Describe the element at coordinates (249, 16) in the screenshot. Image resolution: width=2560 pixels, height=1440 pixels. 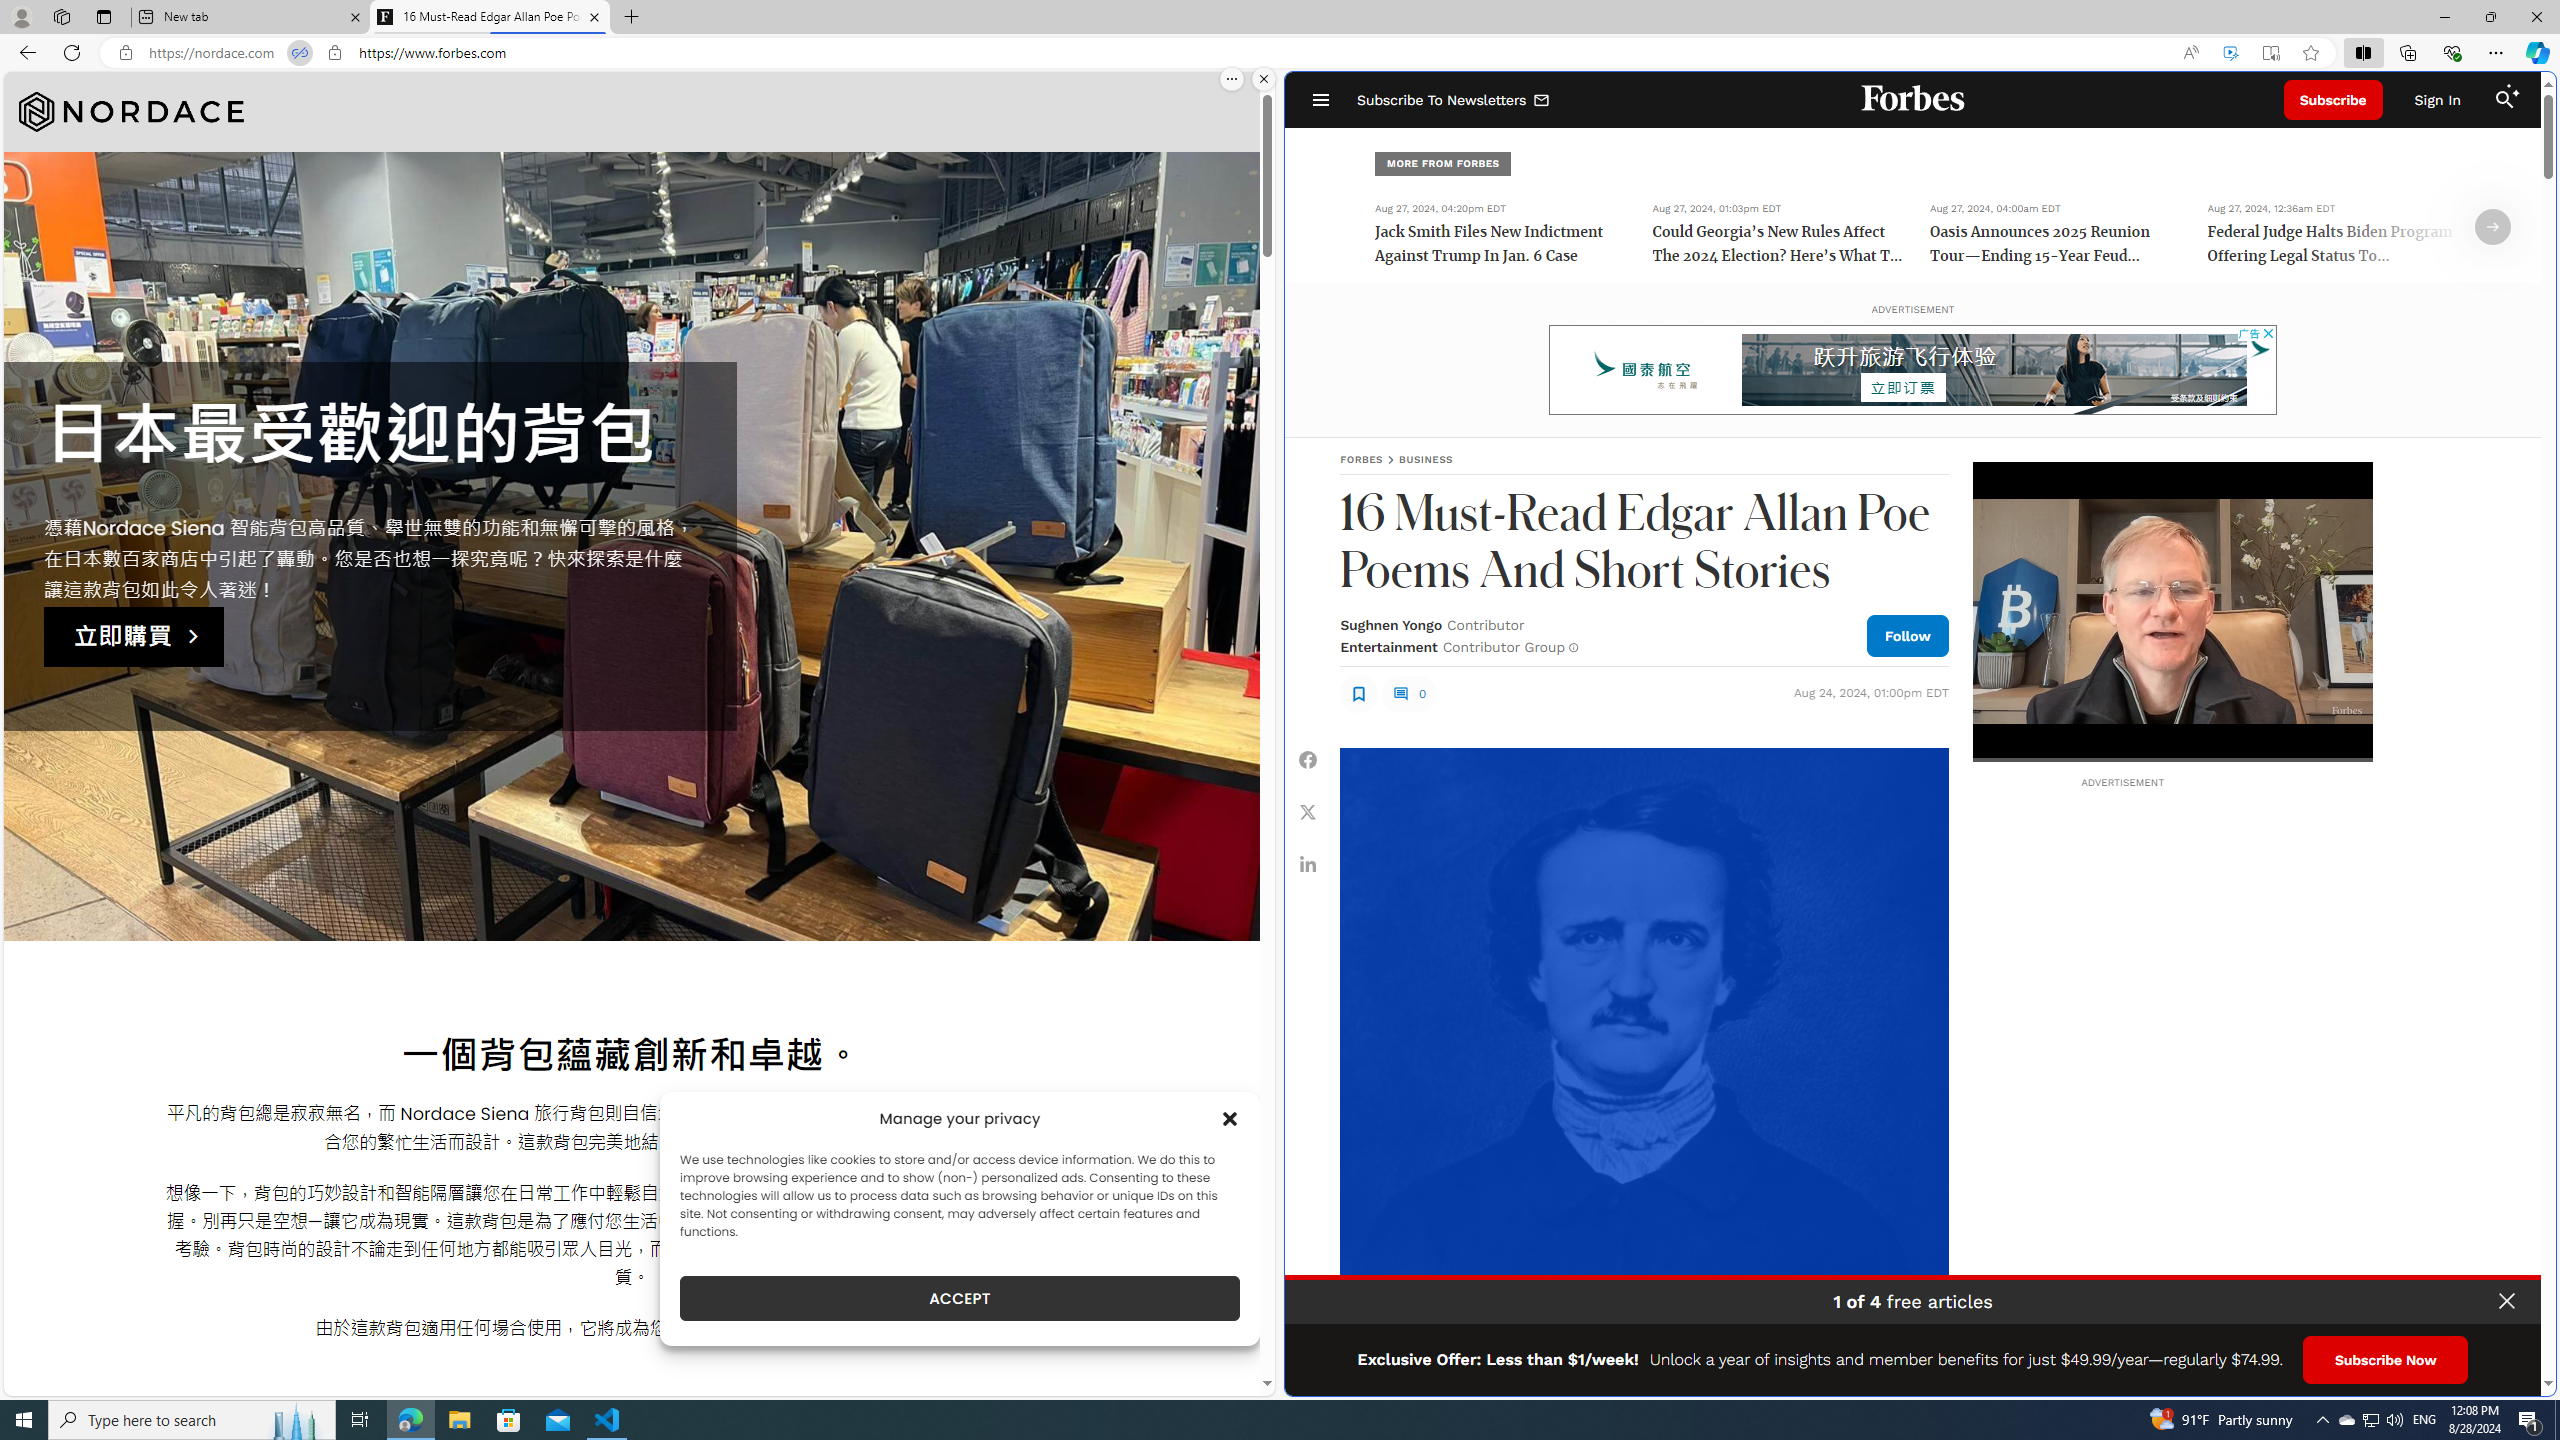
I see `'New tab'` at that location.